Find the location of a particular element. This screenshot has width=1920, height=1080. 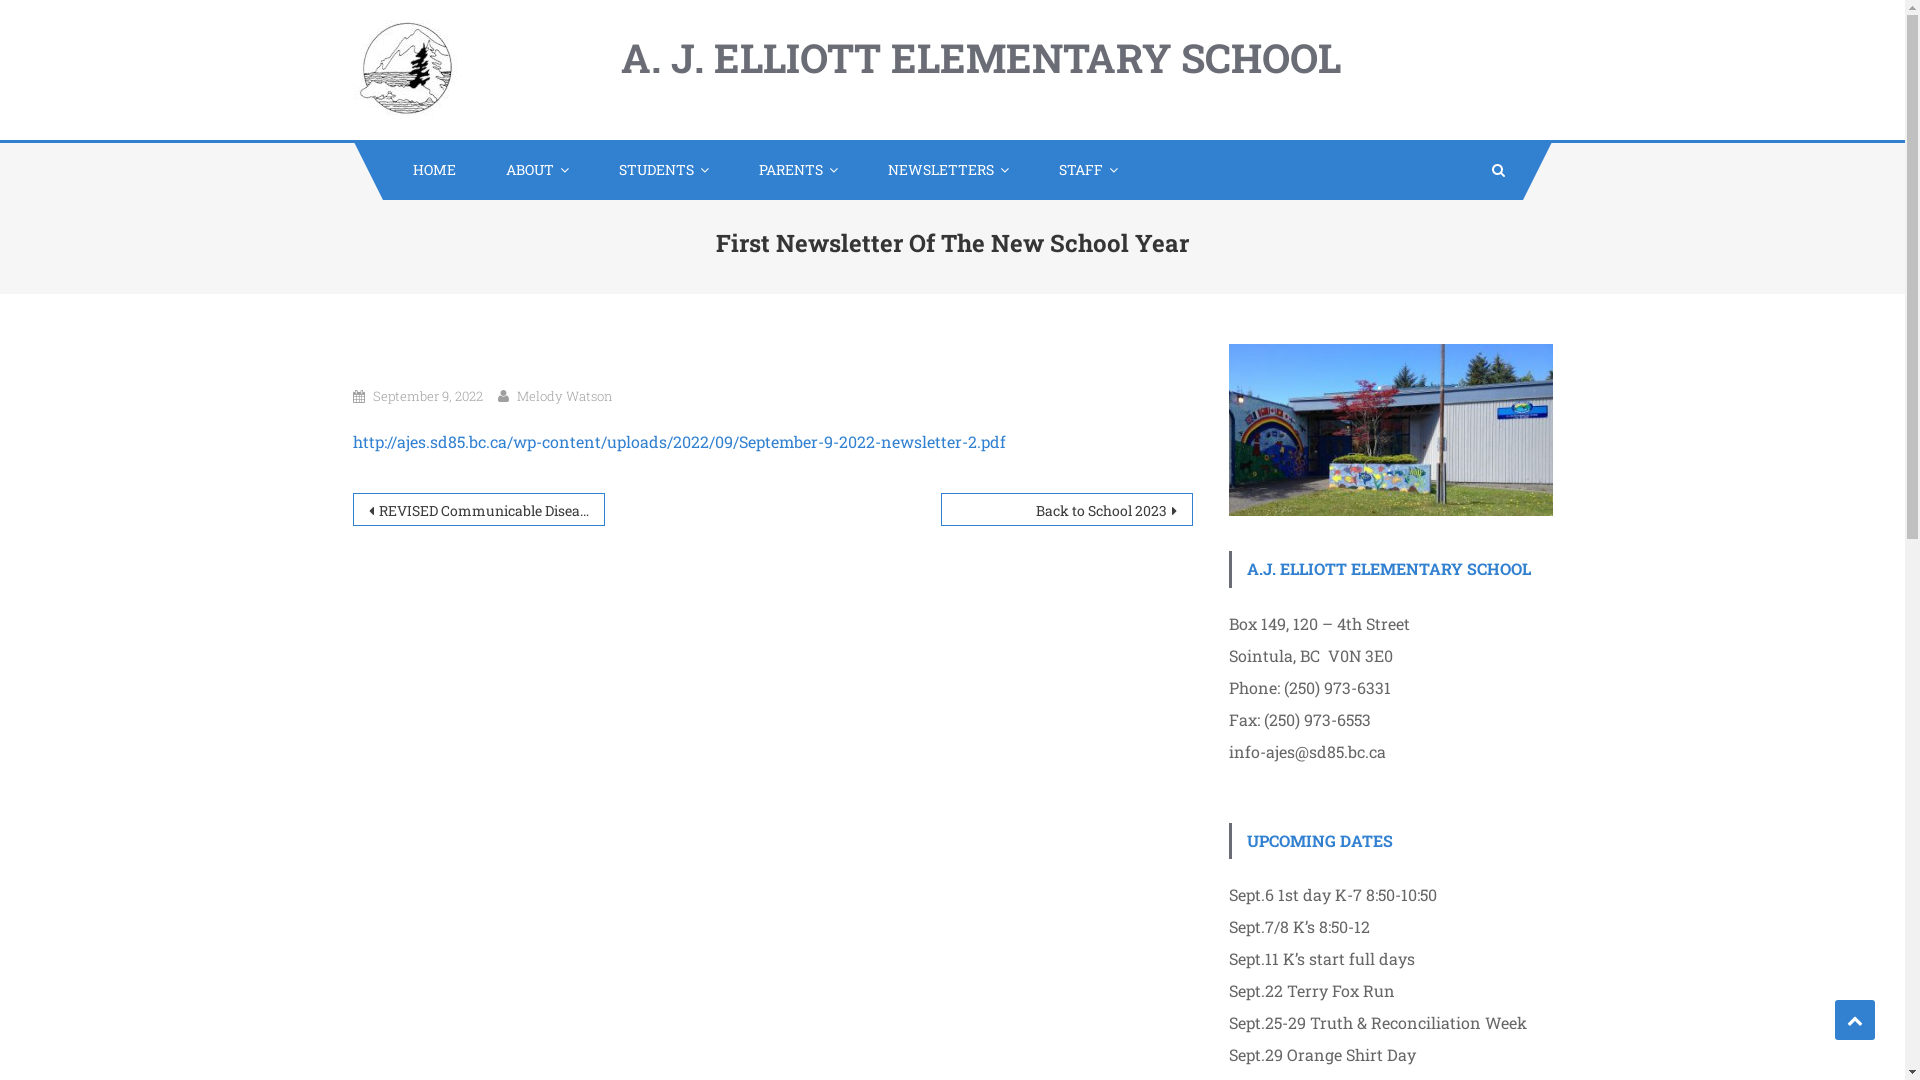

'Back to School 2023' is located at coordinates (1064, 508).